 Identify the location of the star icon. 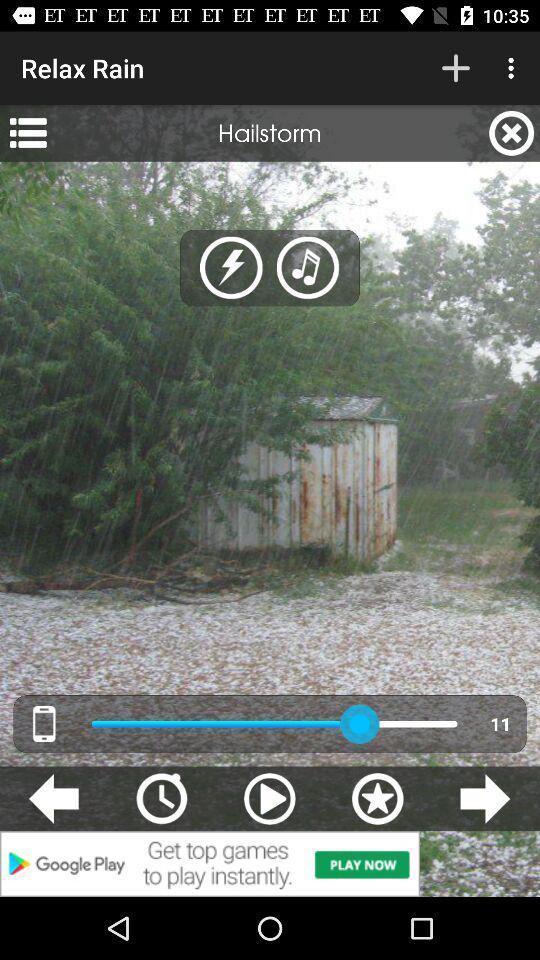
(377, 798).